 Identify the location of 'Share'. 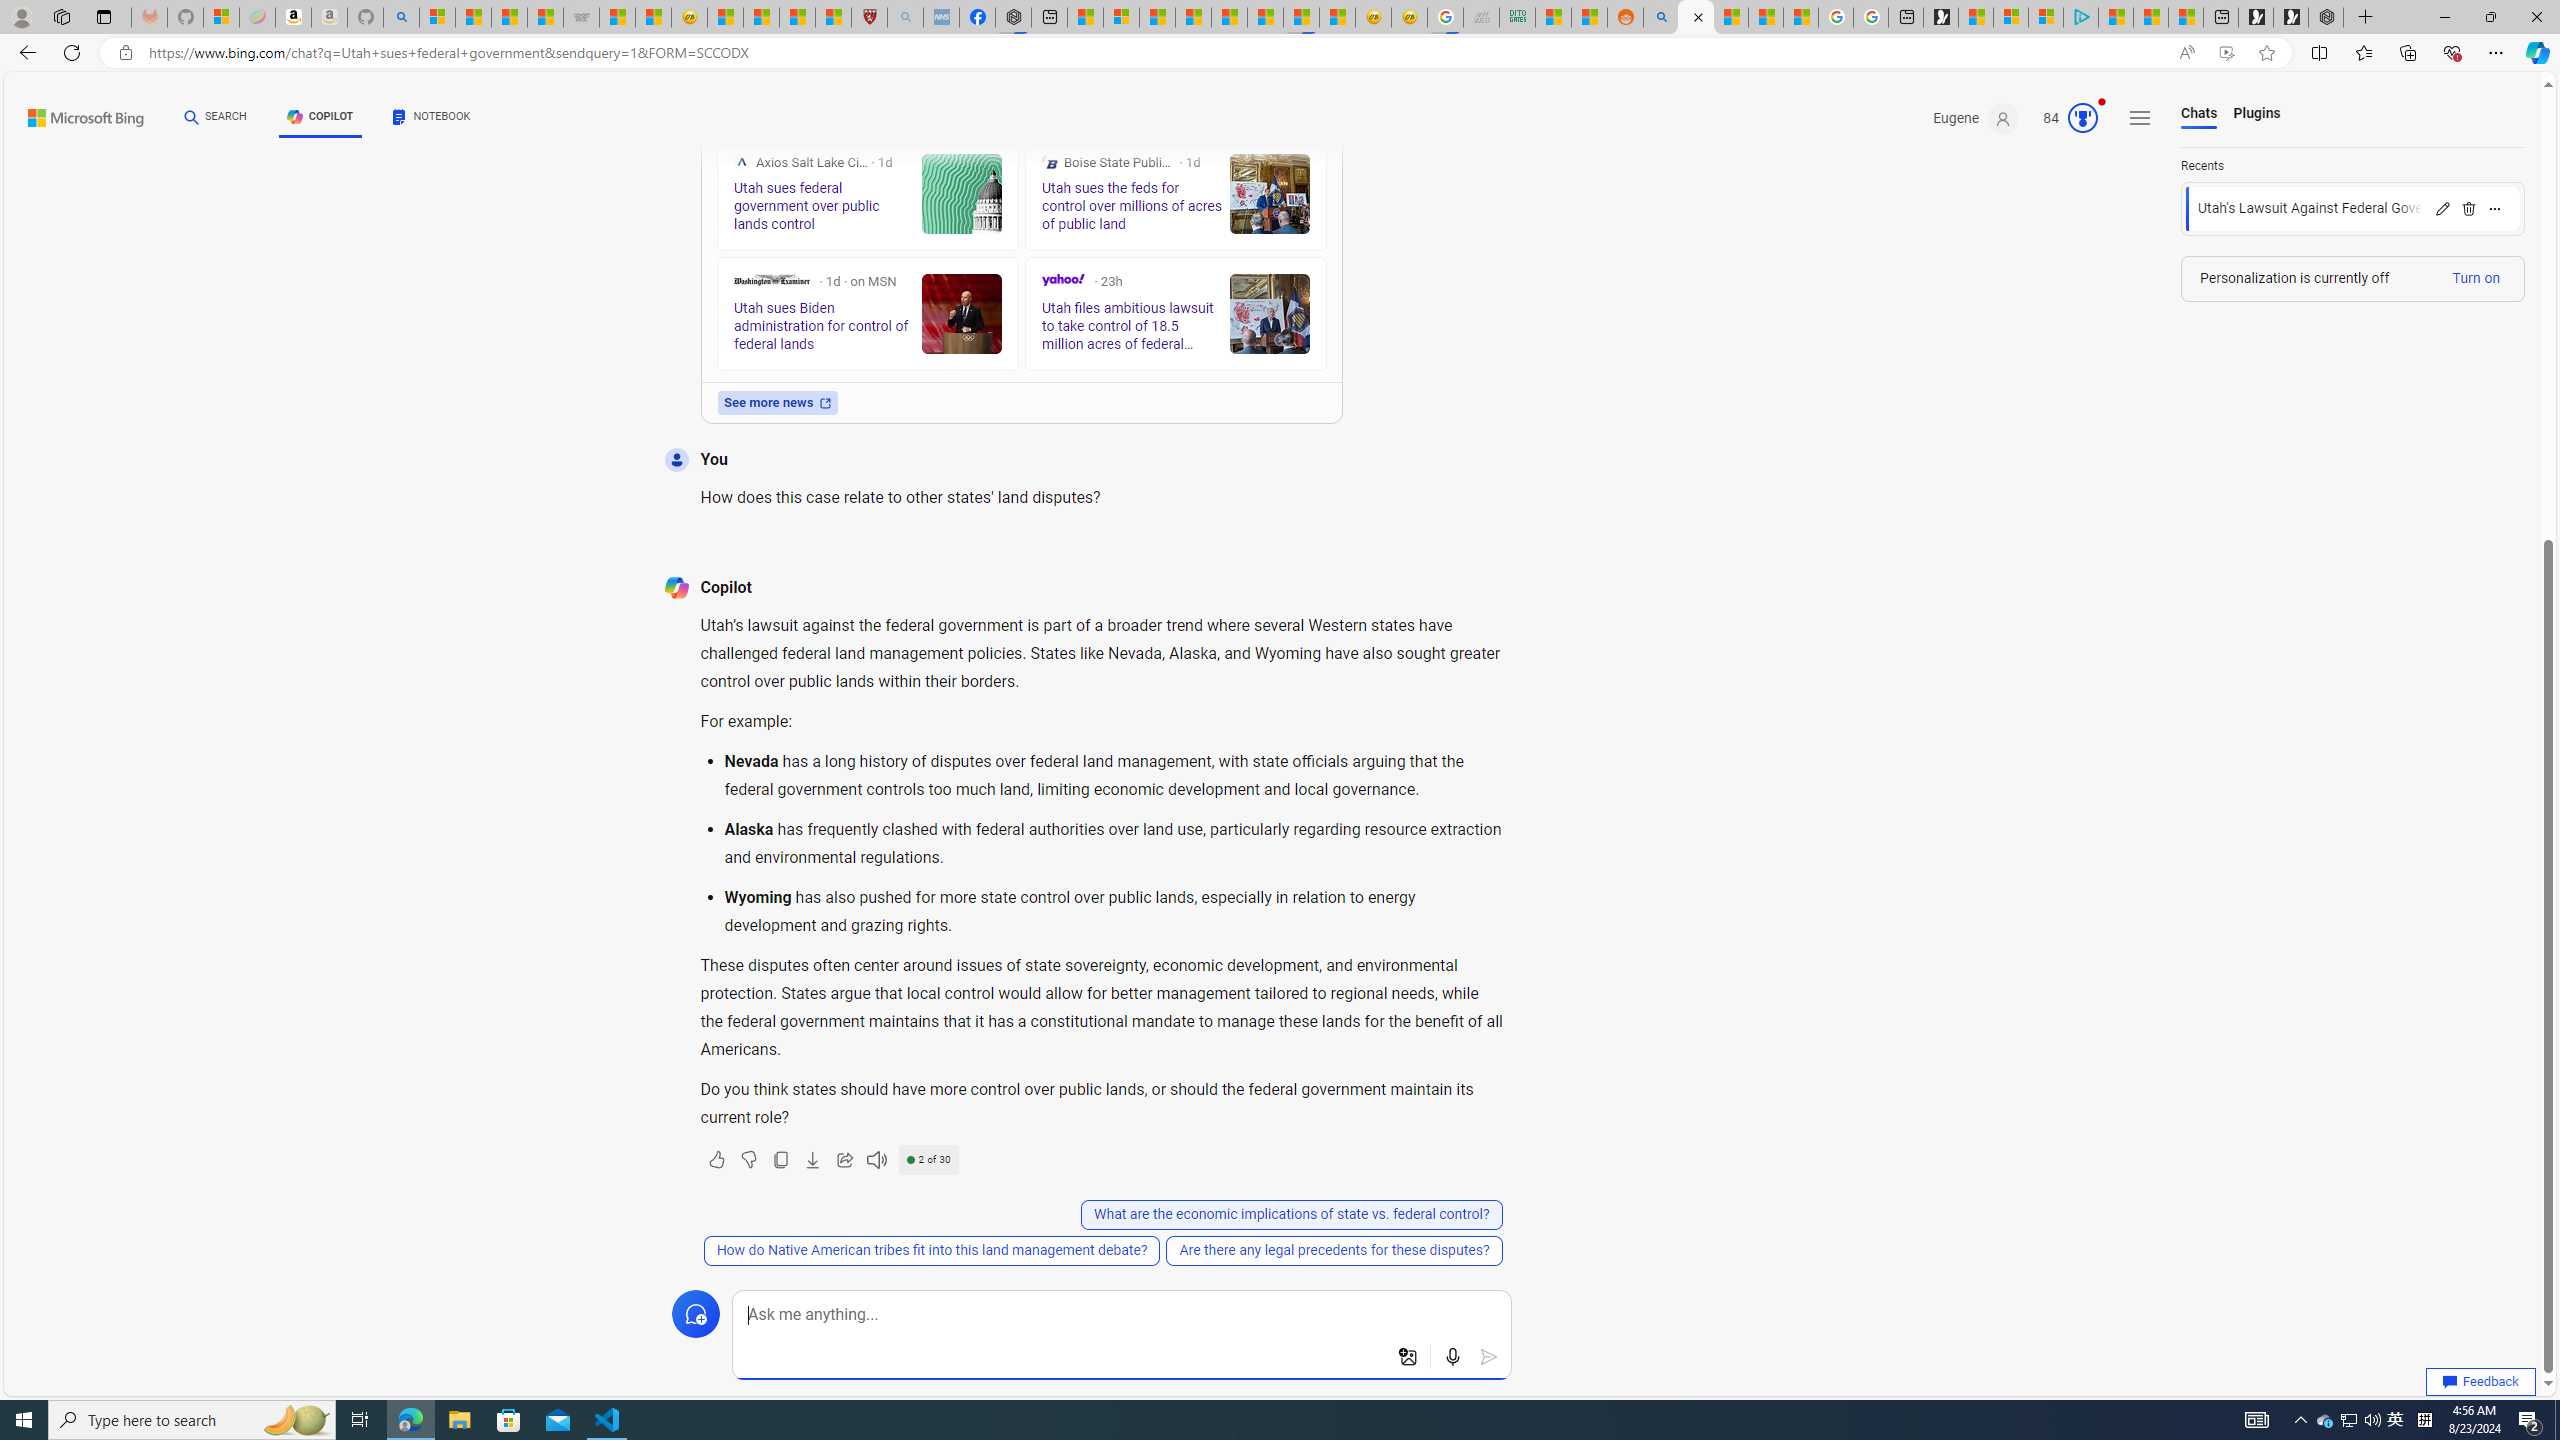
(843, 1158).